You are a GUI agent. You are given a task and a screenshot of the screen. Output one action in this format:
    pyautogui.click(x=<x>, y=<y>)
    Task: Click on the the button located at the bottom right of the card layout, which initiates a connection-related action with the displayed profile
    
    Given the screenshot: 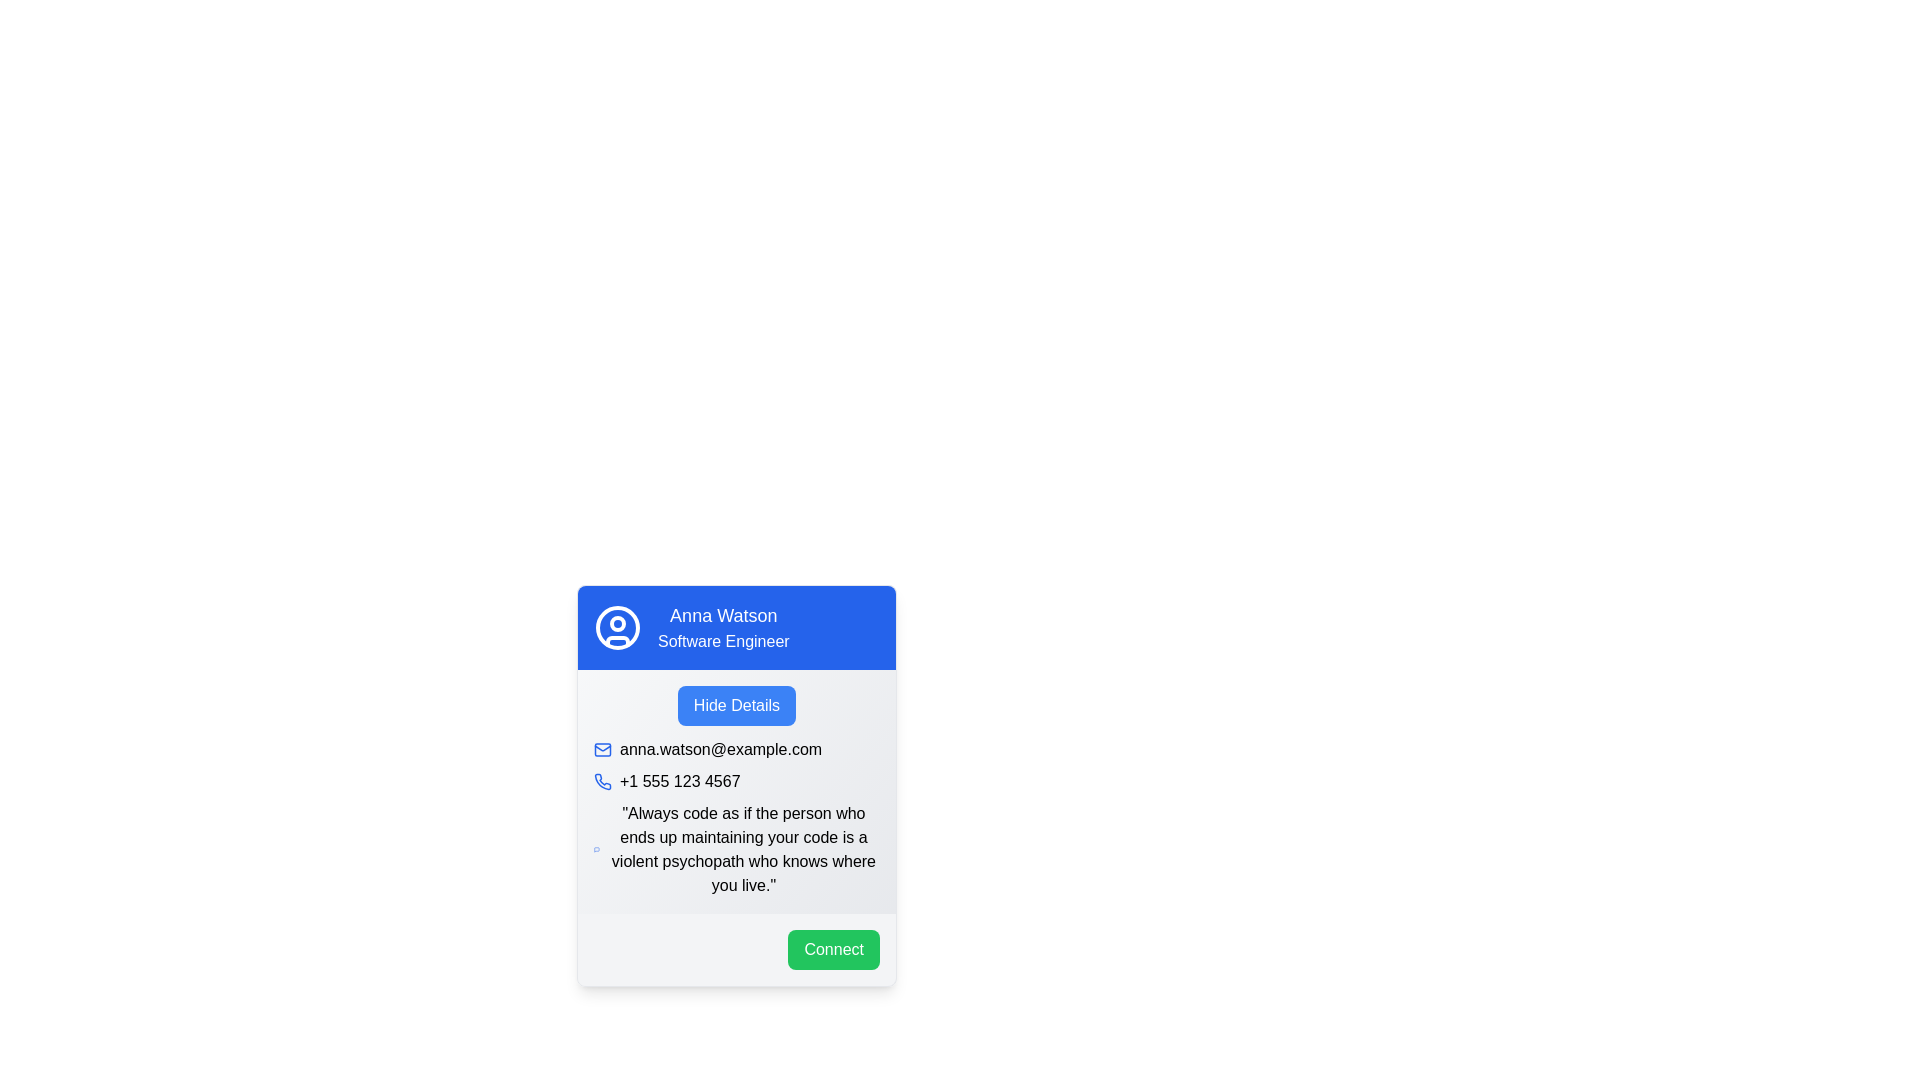 What is the action you would take?
    pyautogui.click(x=736, y=948)
    